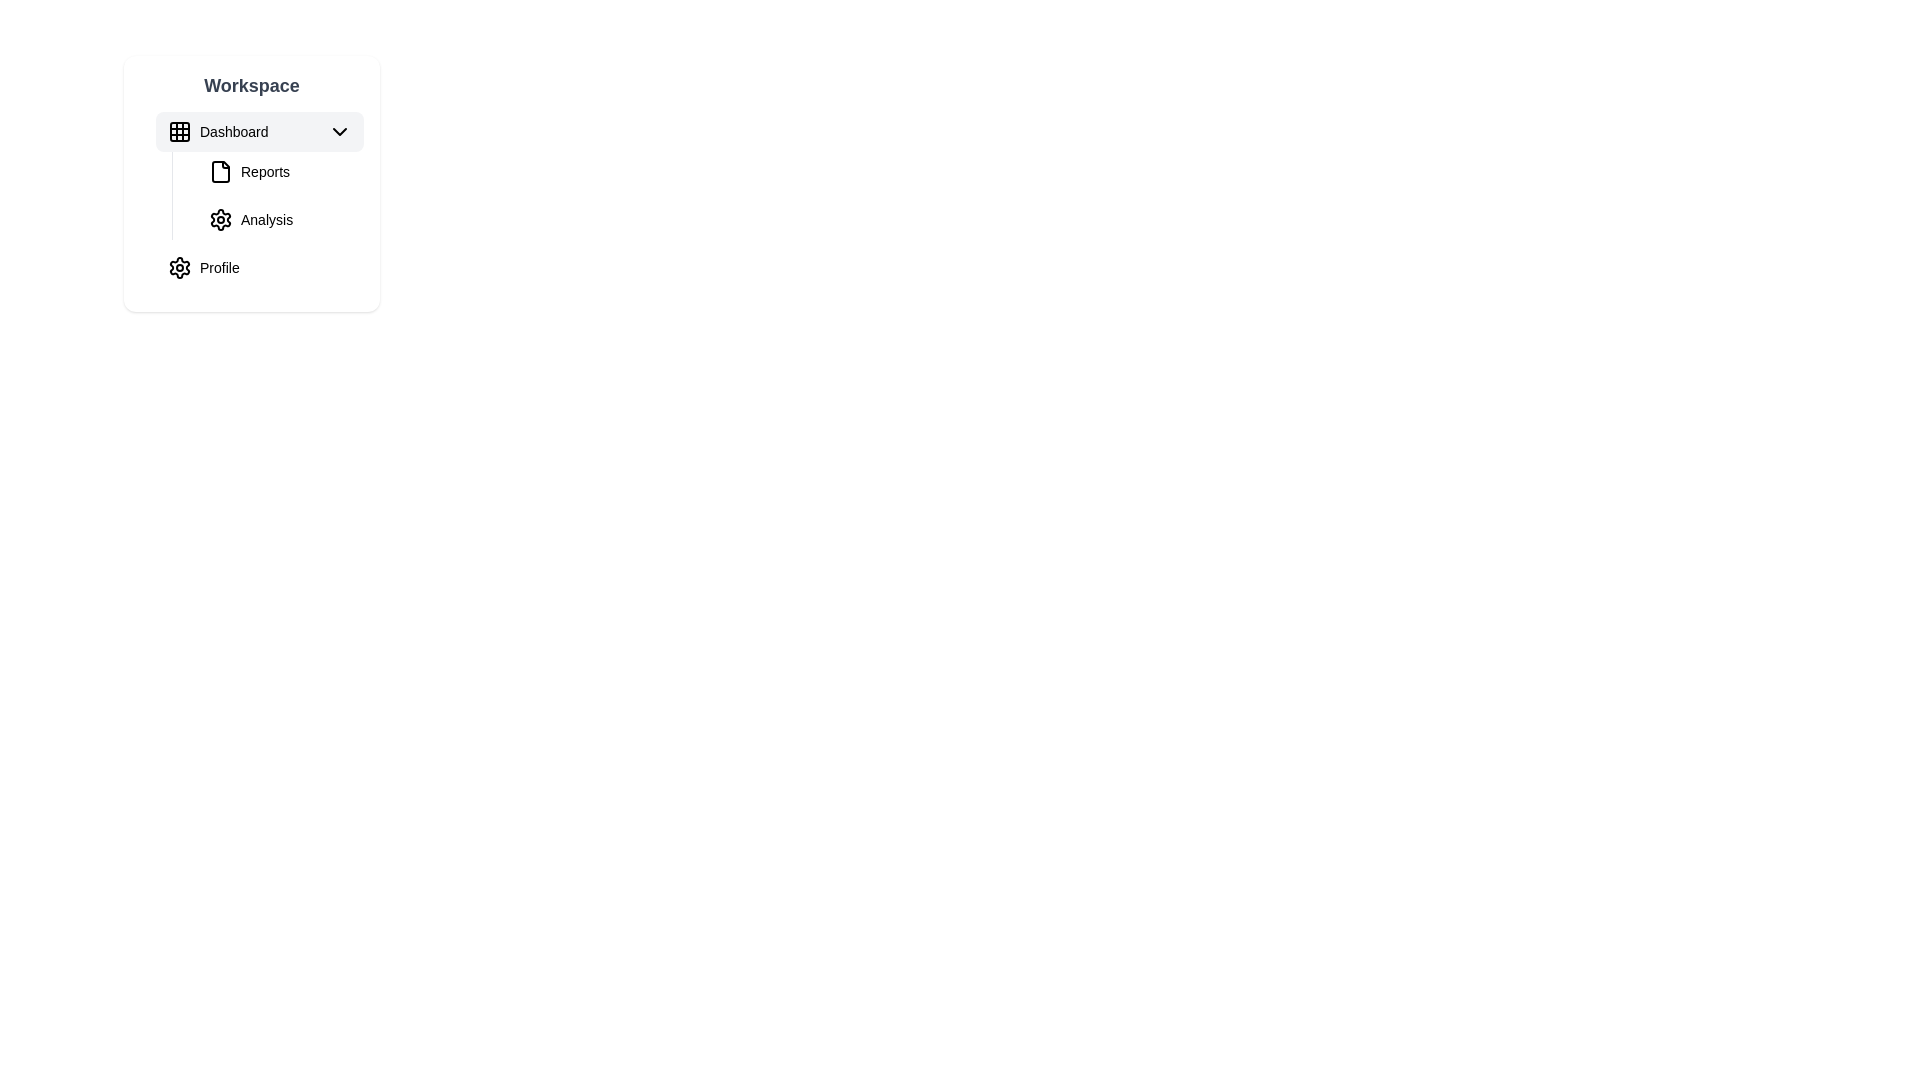 The height and width of the screenshot is (1080, 1920). What do you see at coordinates (180, 266) in the screenshot?
I see `the gear-shaped icon next to the 'Profile' text to interact with the settings entry` at bounding box center [180, 266].